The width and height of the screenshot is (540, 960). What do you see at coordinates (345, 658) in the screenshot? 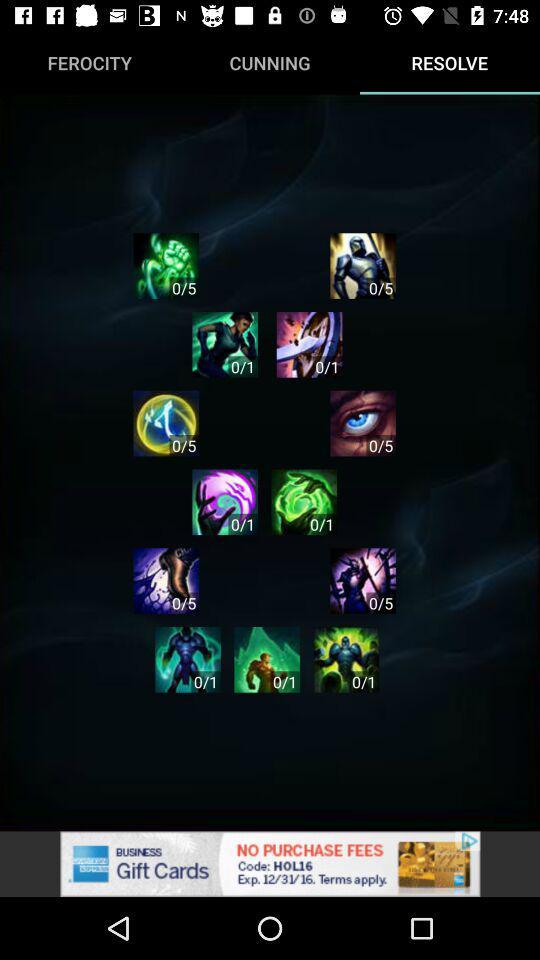
I see `the settings icon` at bounding box center [345, 658].